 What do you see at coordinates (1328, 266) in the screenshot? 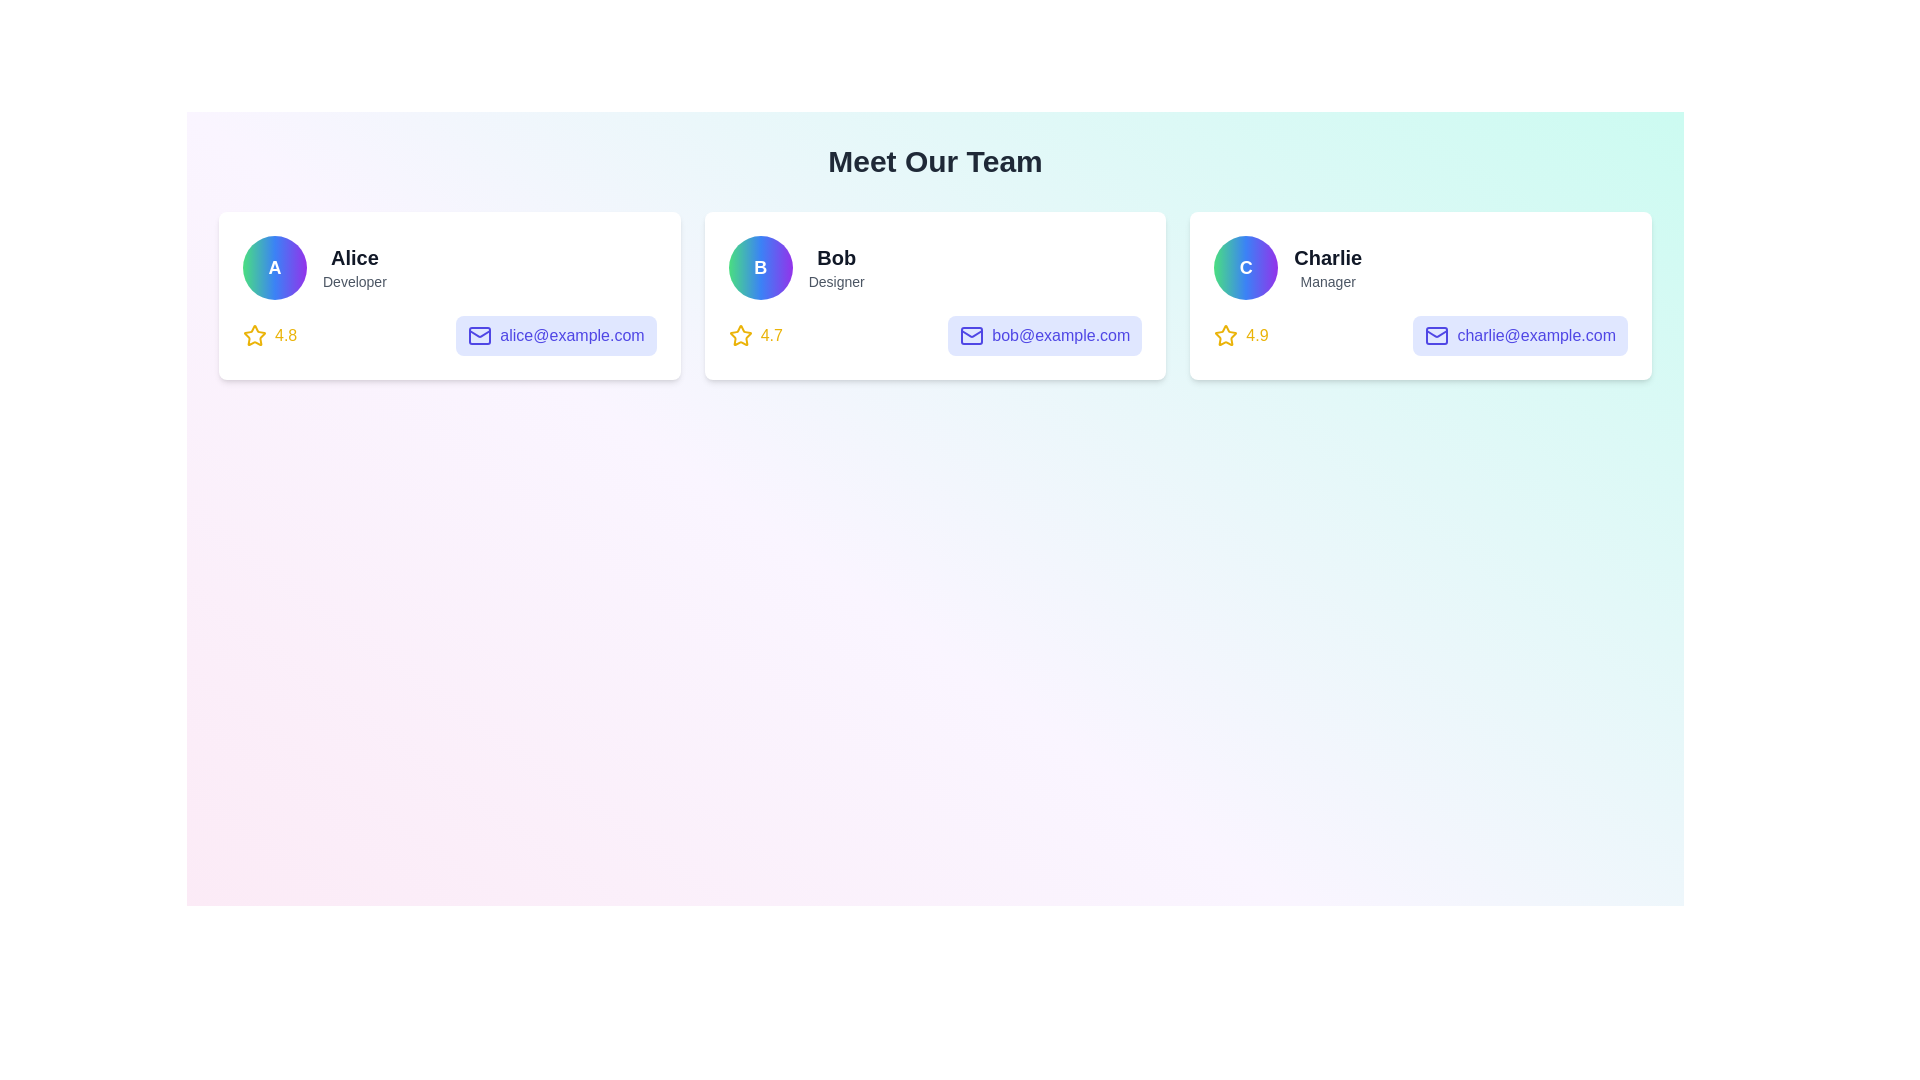
I see `the text element displaying 'Charlie' and their title 'Manager', located in the third profile card from the left, beneath the circular avatar with the letter 'C'` at bounding box center [1328, 266].